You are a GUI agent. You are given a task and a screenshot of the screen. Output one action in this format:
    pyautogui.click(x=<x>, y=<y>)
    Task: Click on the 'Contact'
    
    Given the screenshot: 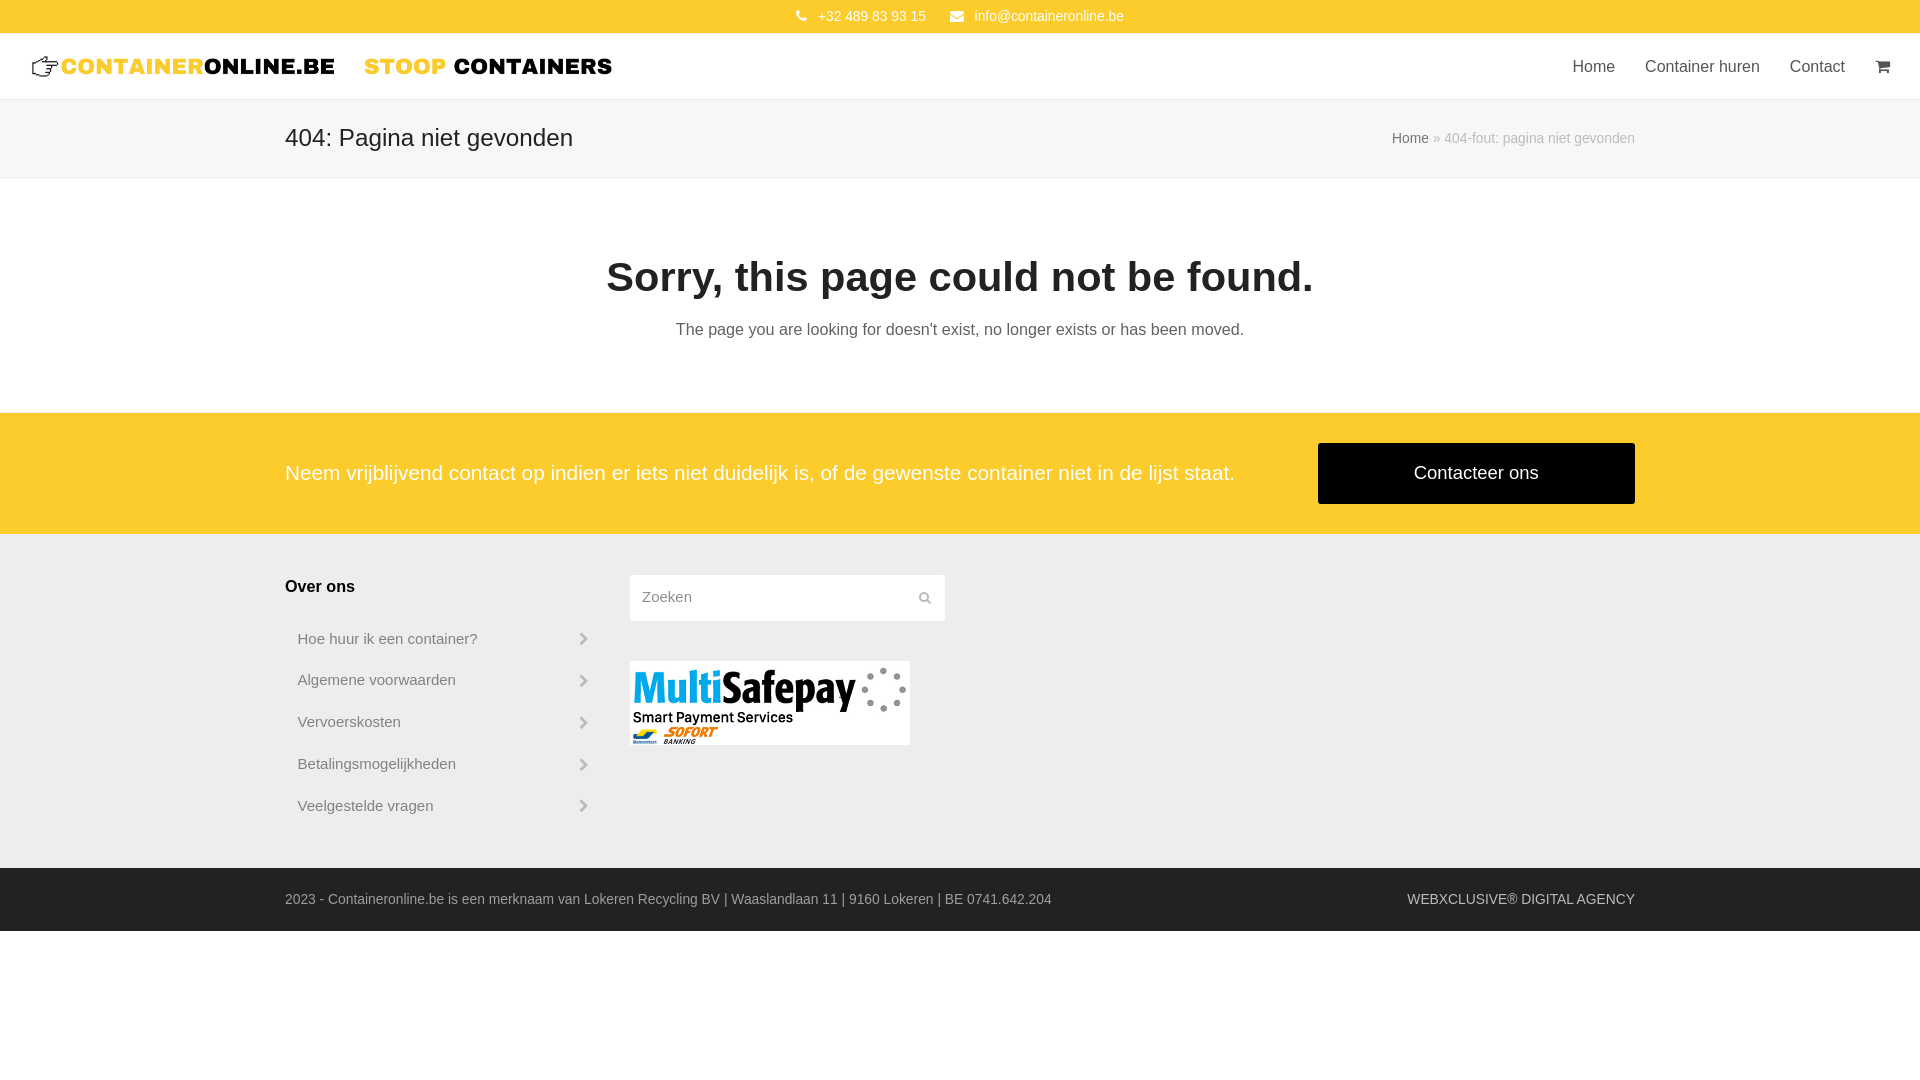 What is the action you would take?
    pyautogui.click(x=1817, y=65)
    